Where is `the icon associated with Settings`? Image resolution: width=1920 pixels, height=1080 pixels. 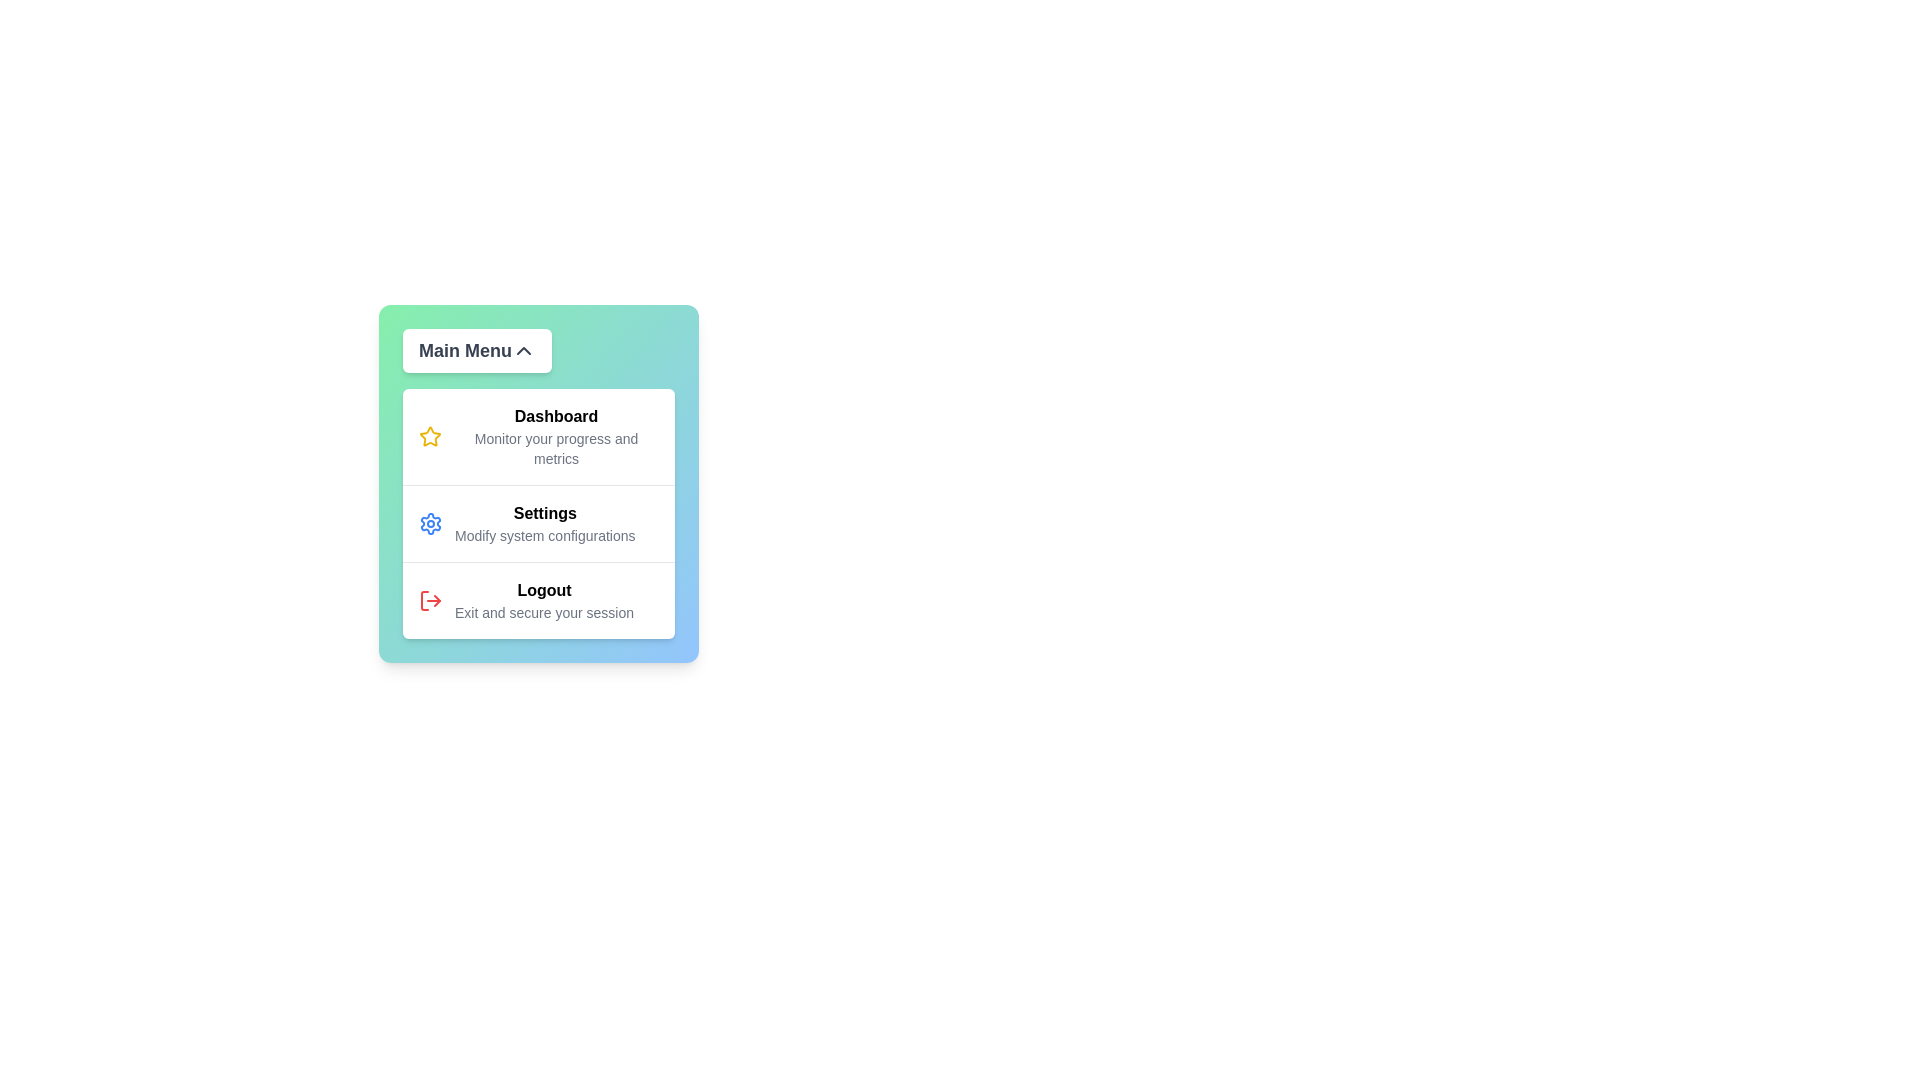
the icon associated with Settings is located at coordinates (430, 523).